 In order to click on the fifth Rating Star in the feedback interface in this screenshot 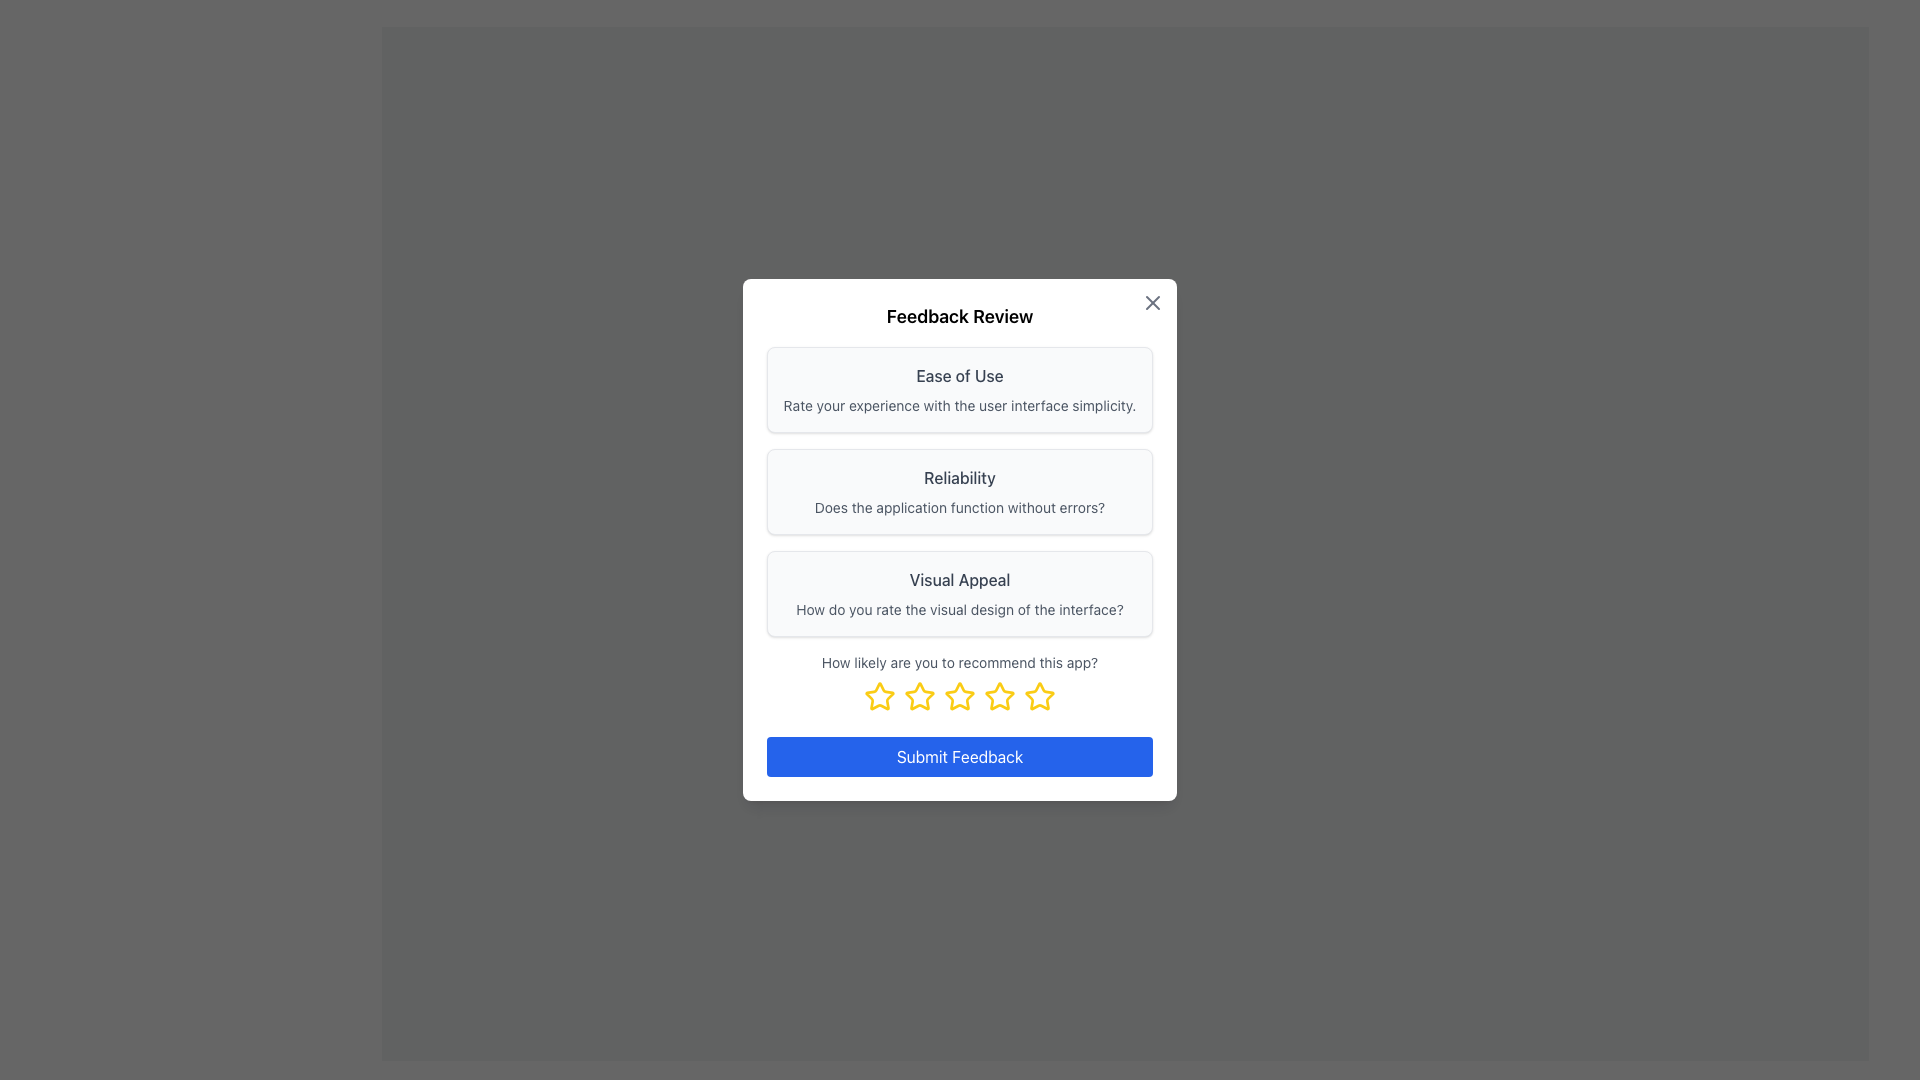, I will do `click(1040, 696)`.